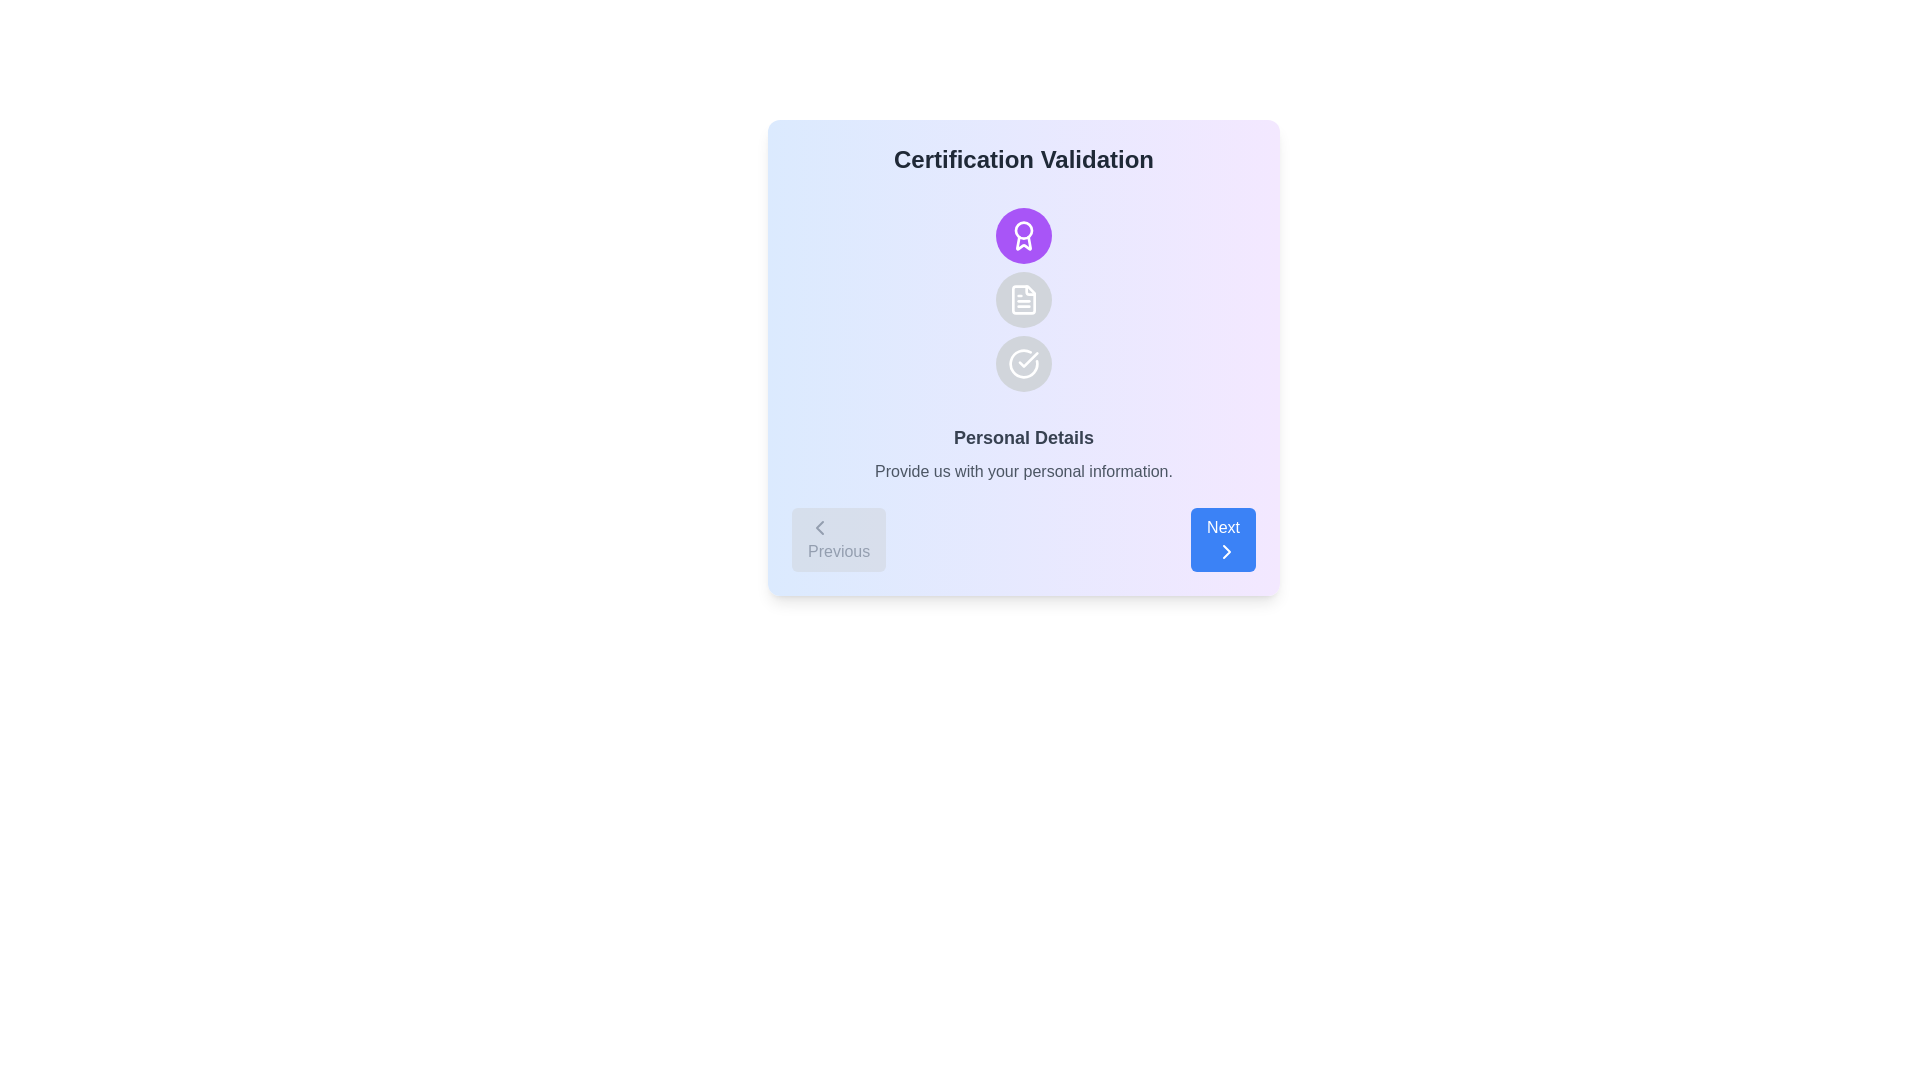 This screenshot has height=1080, width=1920. I want to click on the rectangular document icon with a folded edge located between a purple circular icon and a grayscale circular icon in the vertical sequence, so click(1023, 300).